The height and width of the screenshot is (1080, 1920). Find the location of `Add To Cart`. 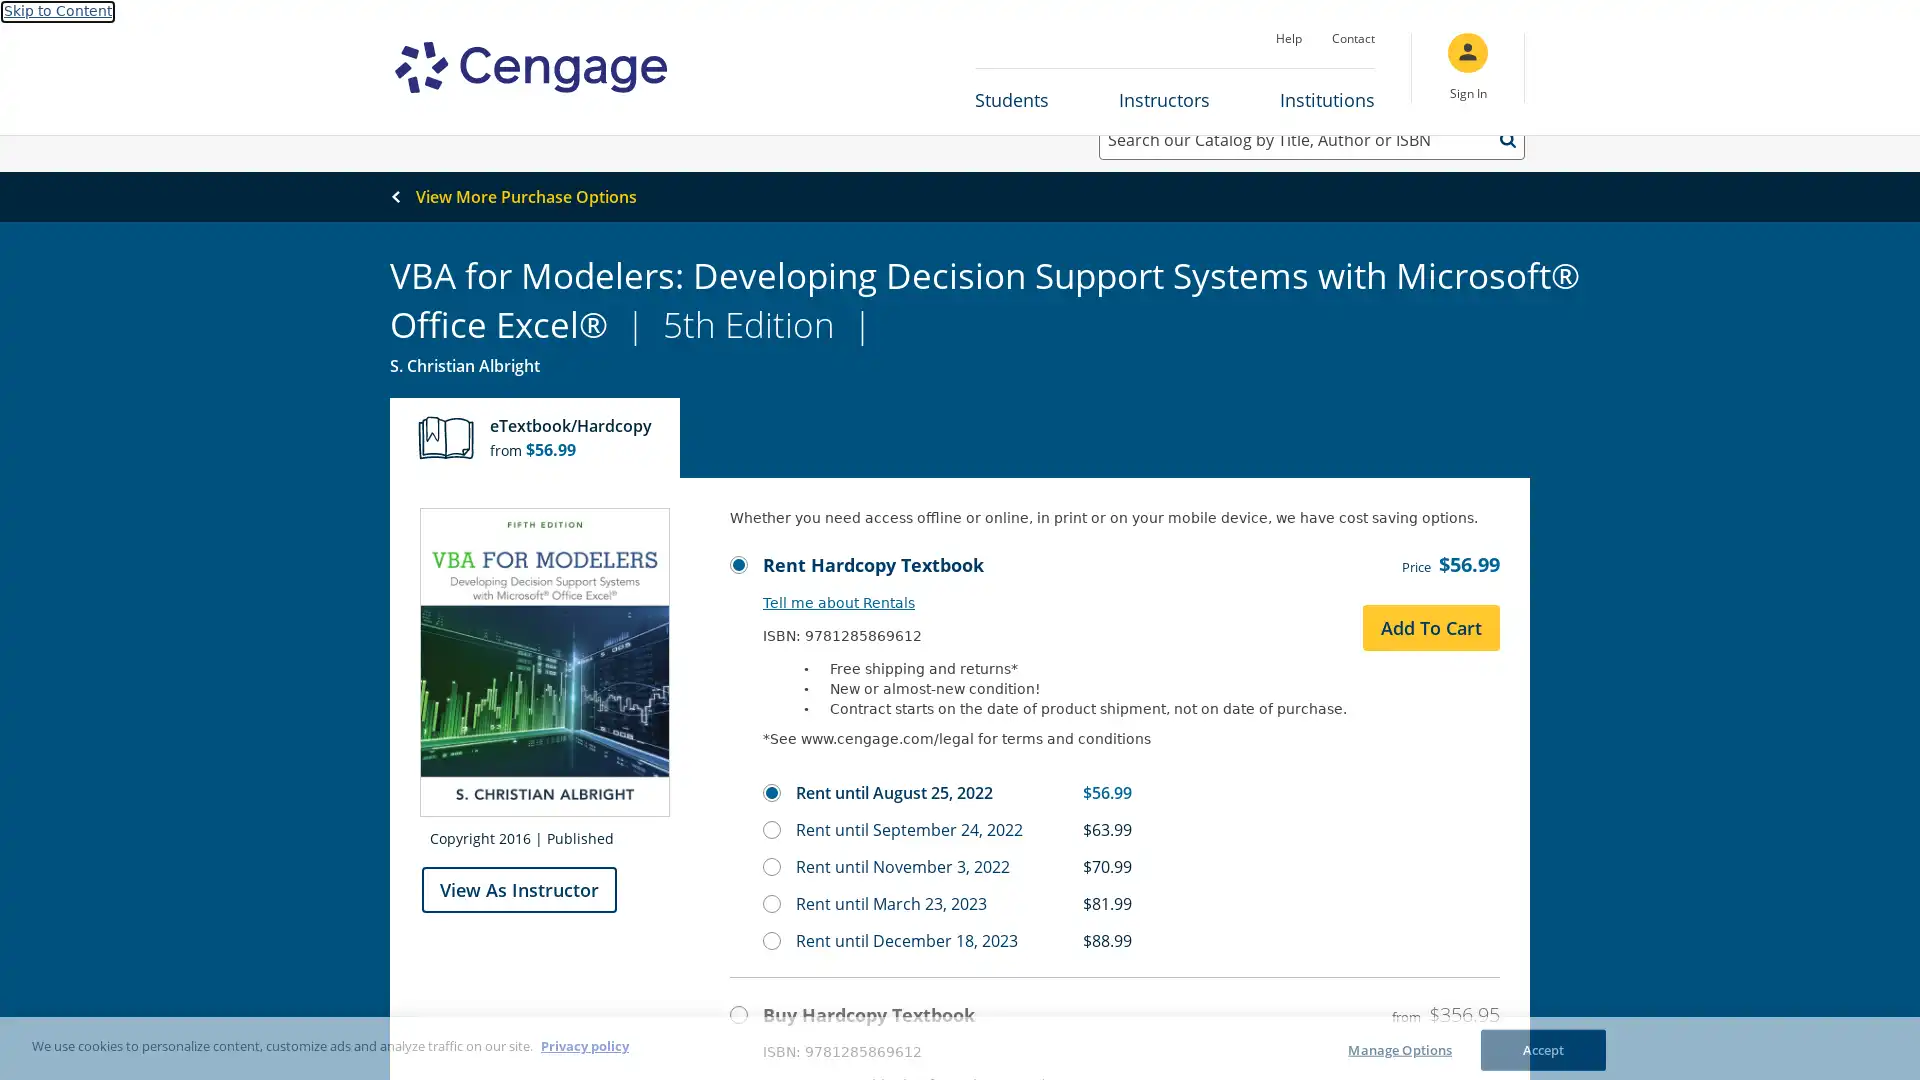

Add To Cart is located at coordinates (1430, 644).